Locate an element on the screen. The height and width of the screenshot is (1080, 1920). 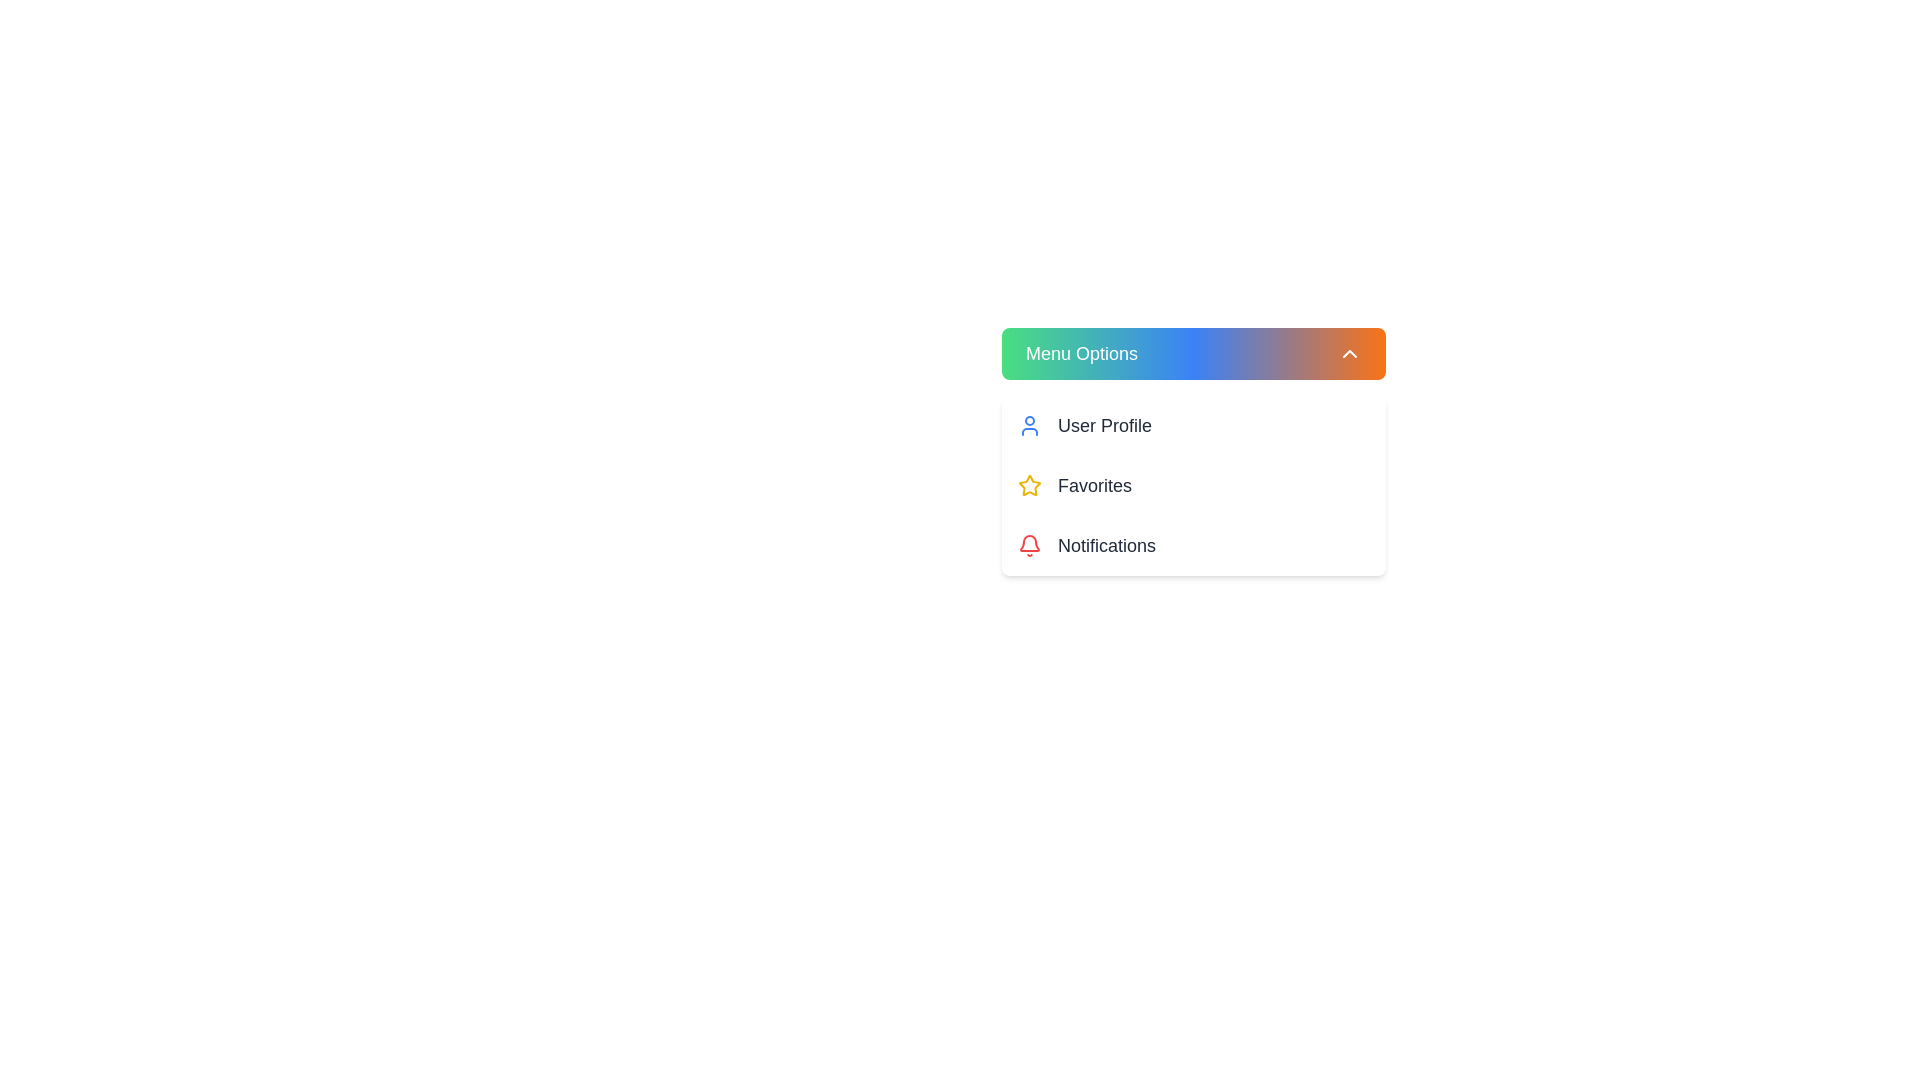
the 'Favorites' text label located in the dropdown menu titled 'Menu Options', positioned below 'User Profile' and above 'Notifications' is located at coordinates (1093, 486).